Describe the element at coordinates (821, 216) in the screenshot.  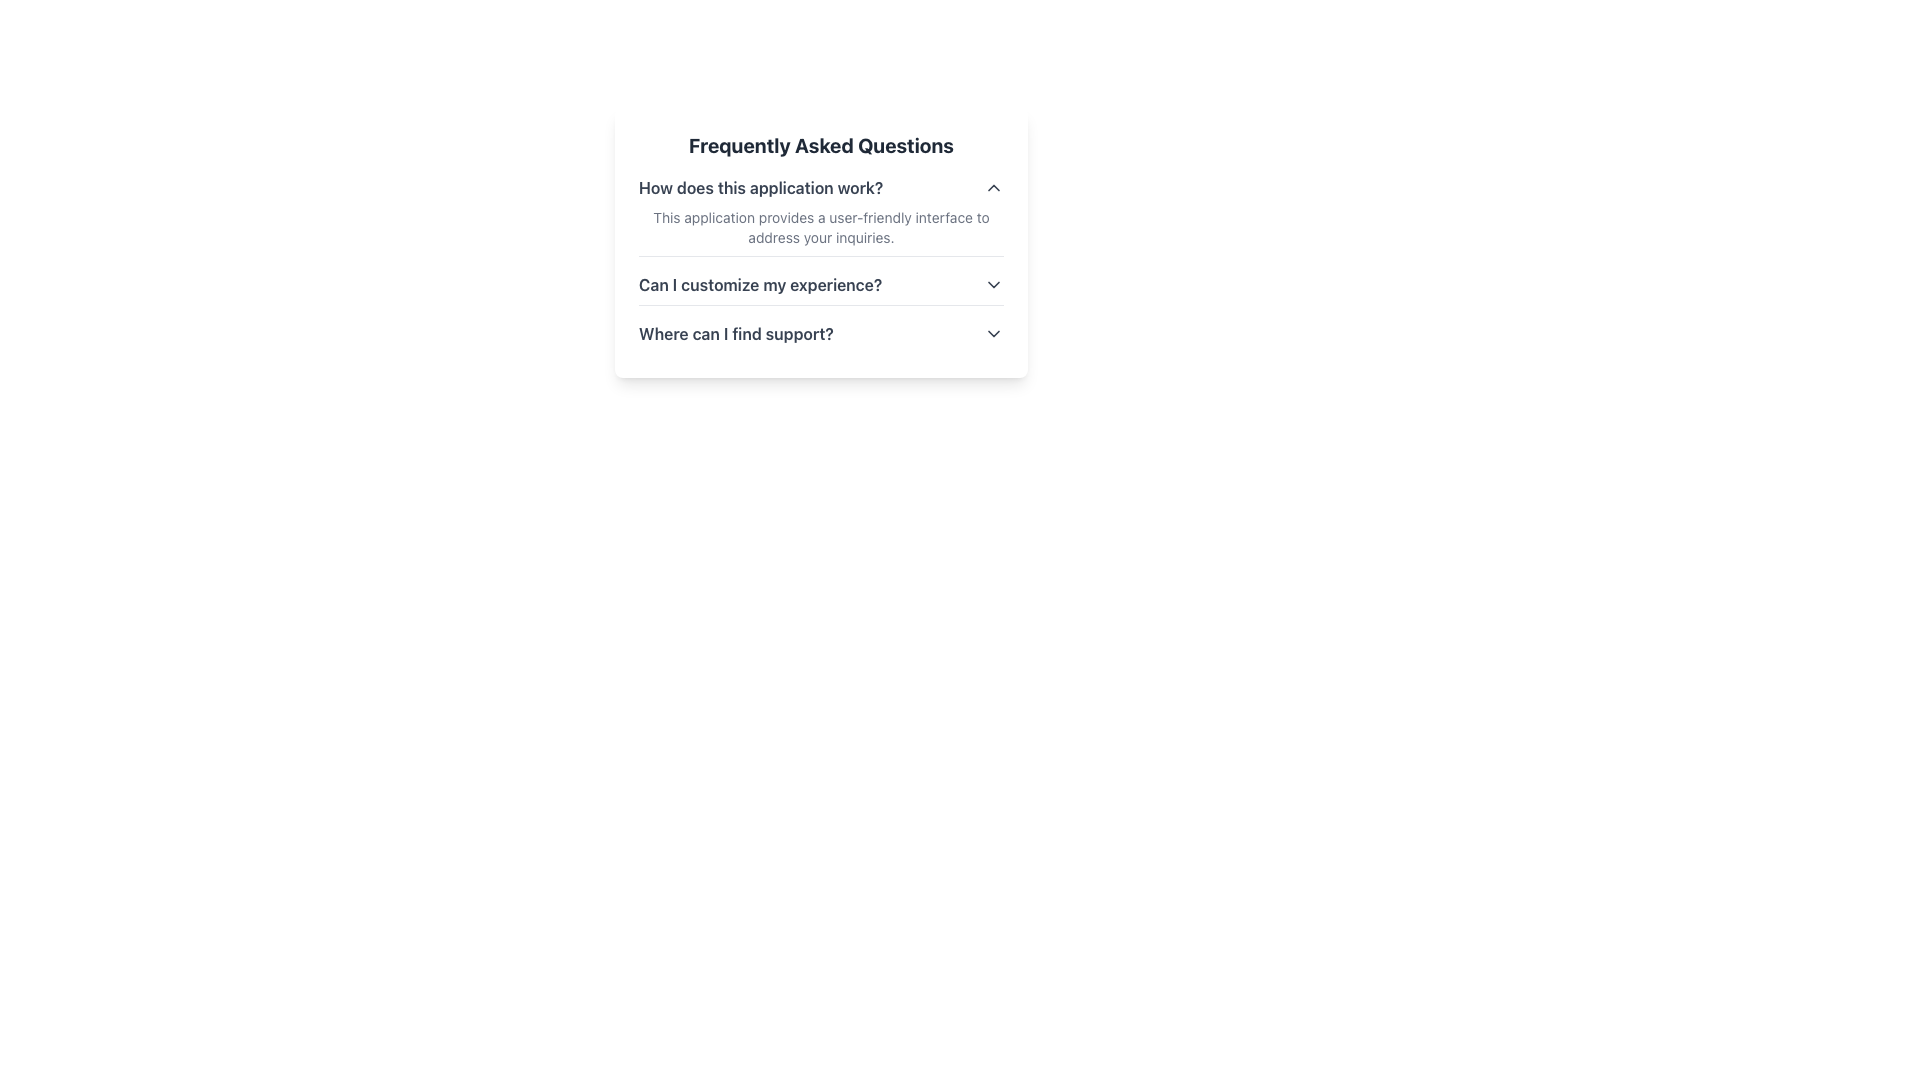
I see `the answer text of the first collapsible question and answer item about 'How does this application work?' located under 'Frequently Asked Questions'` at that location.